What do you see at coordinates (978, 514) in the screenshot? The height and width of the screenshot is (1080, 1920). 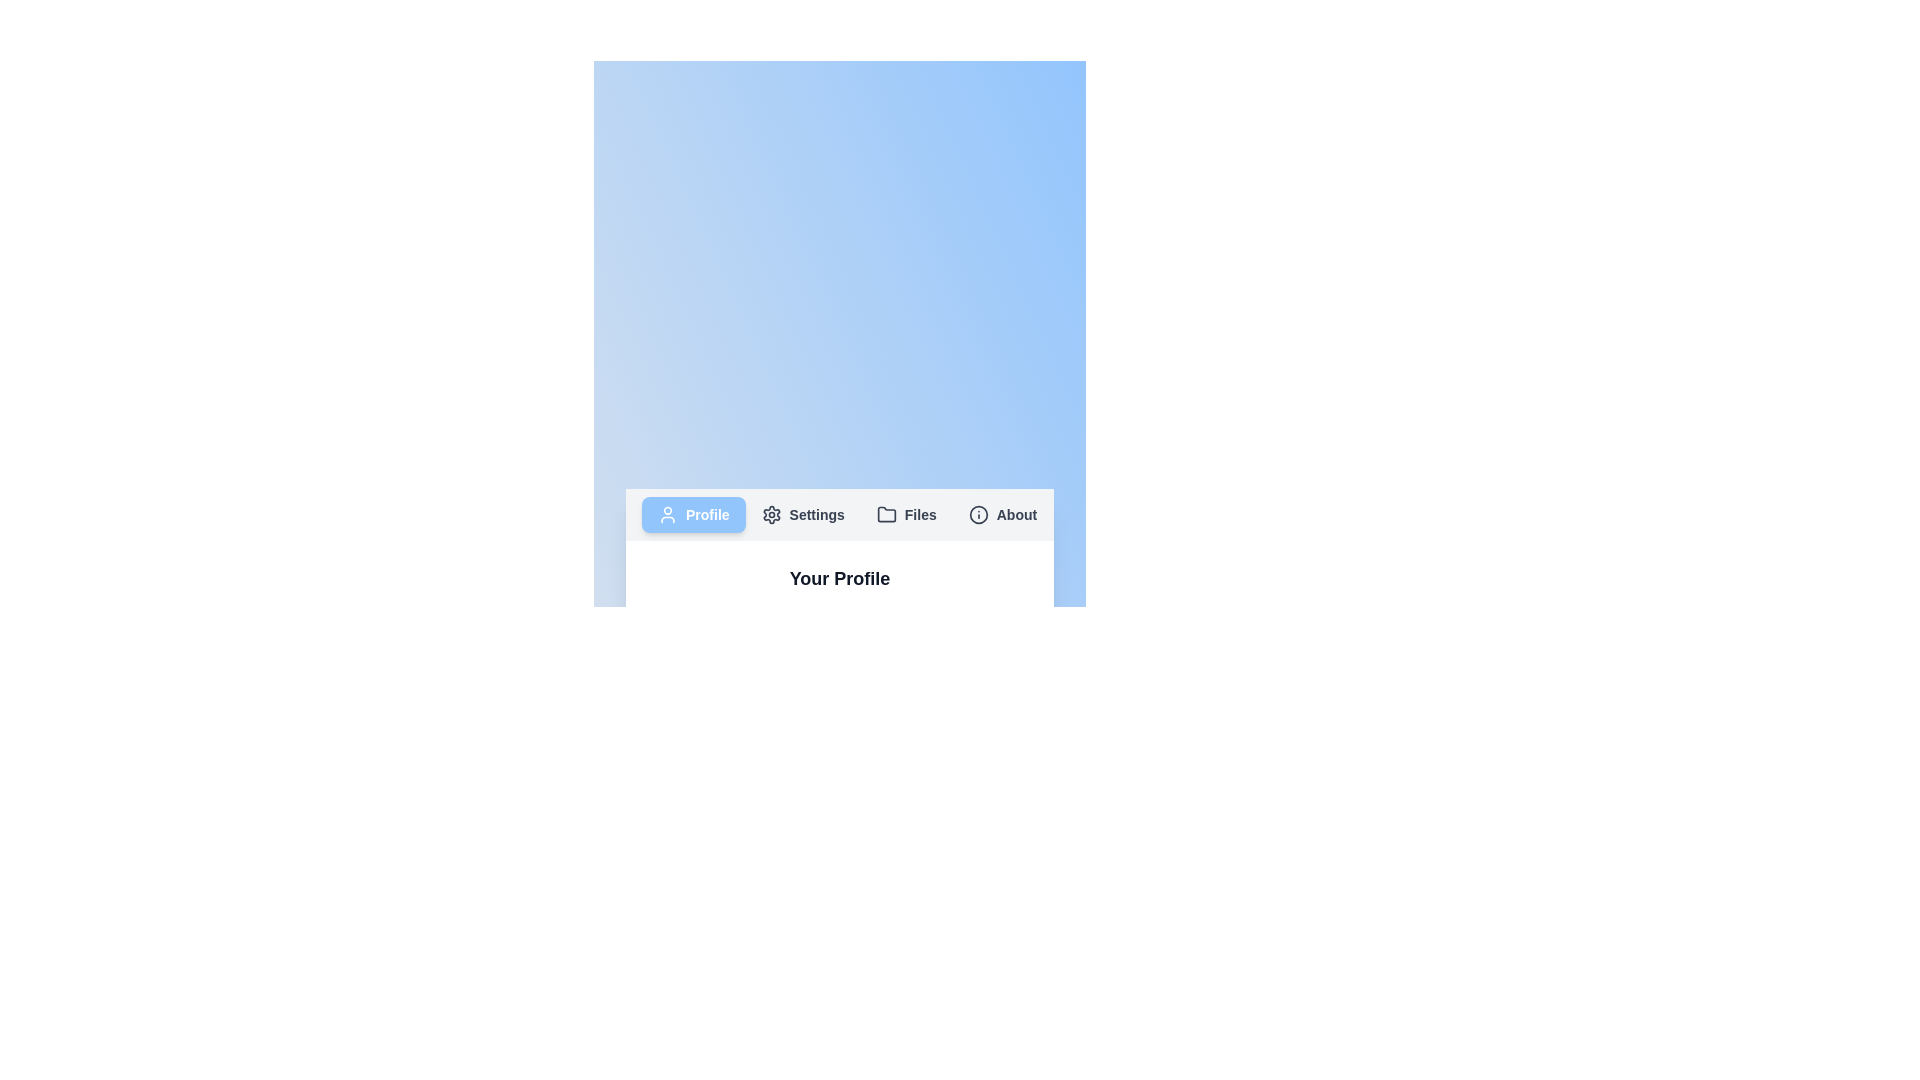 I see `the informational icon depicted as a circled 'i' symbol located in the 'About' section of the bottom center menu bar` at bounding box center [978, 514].